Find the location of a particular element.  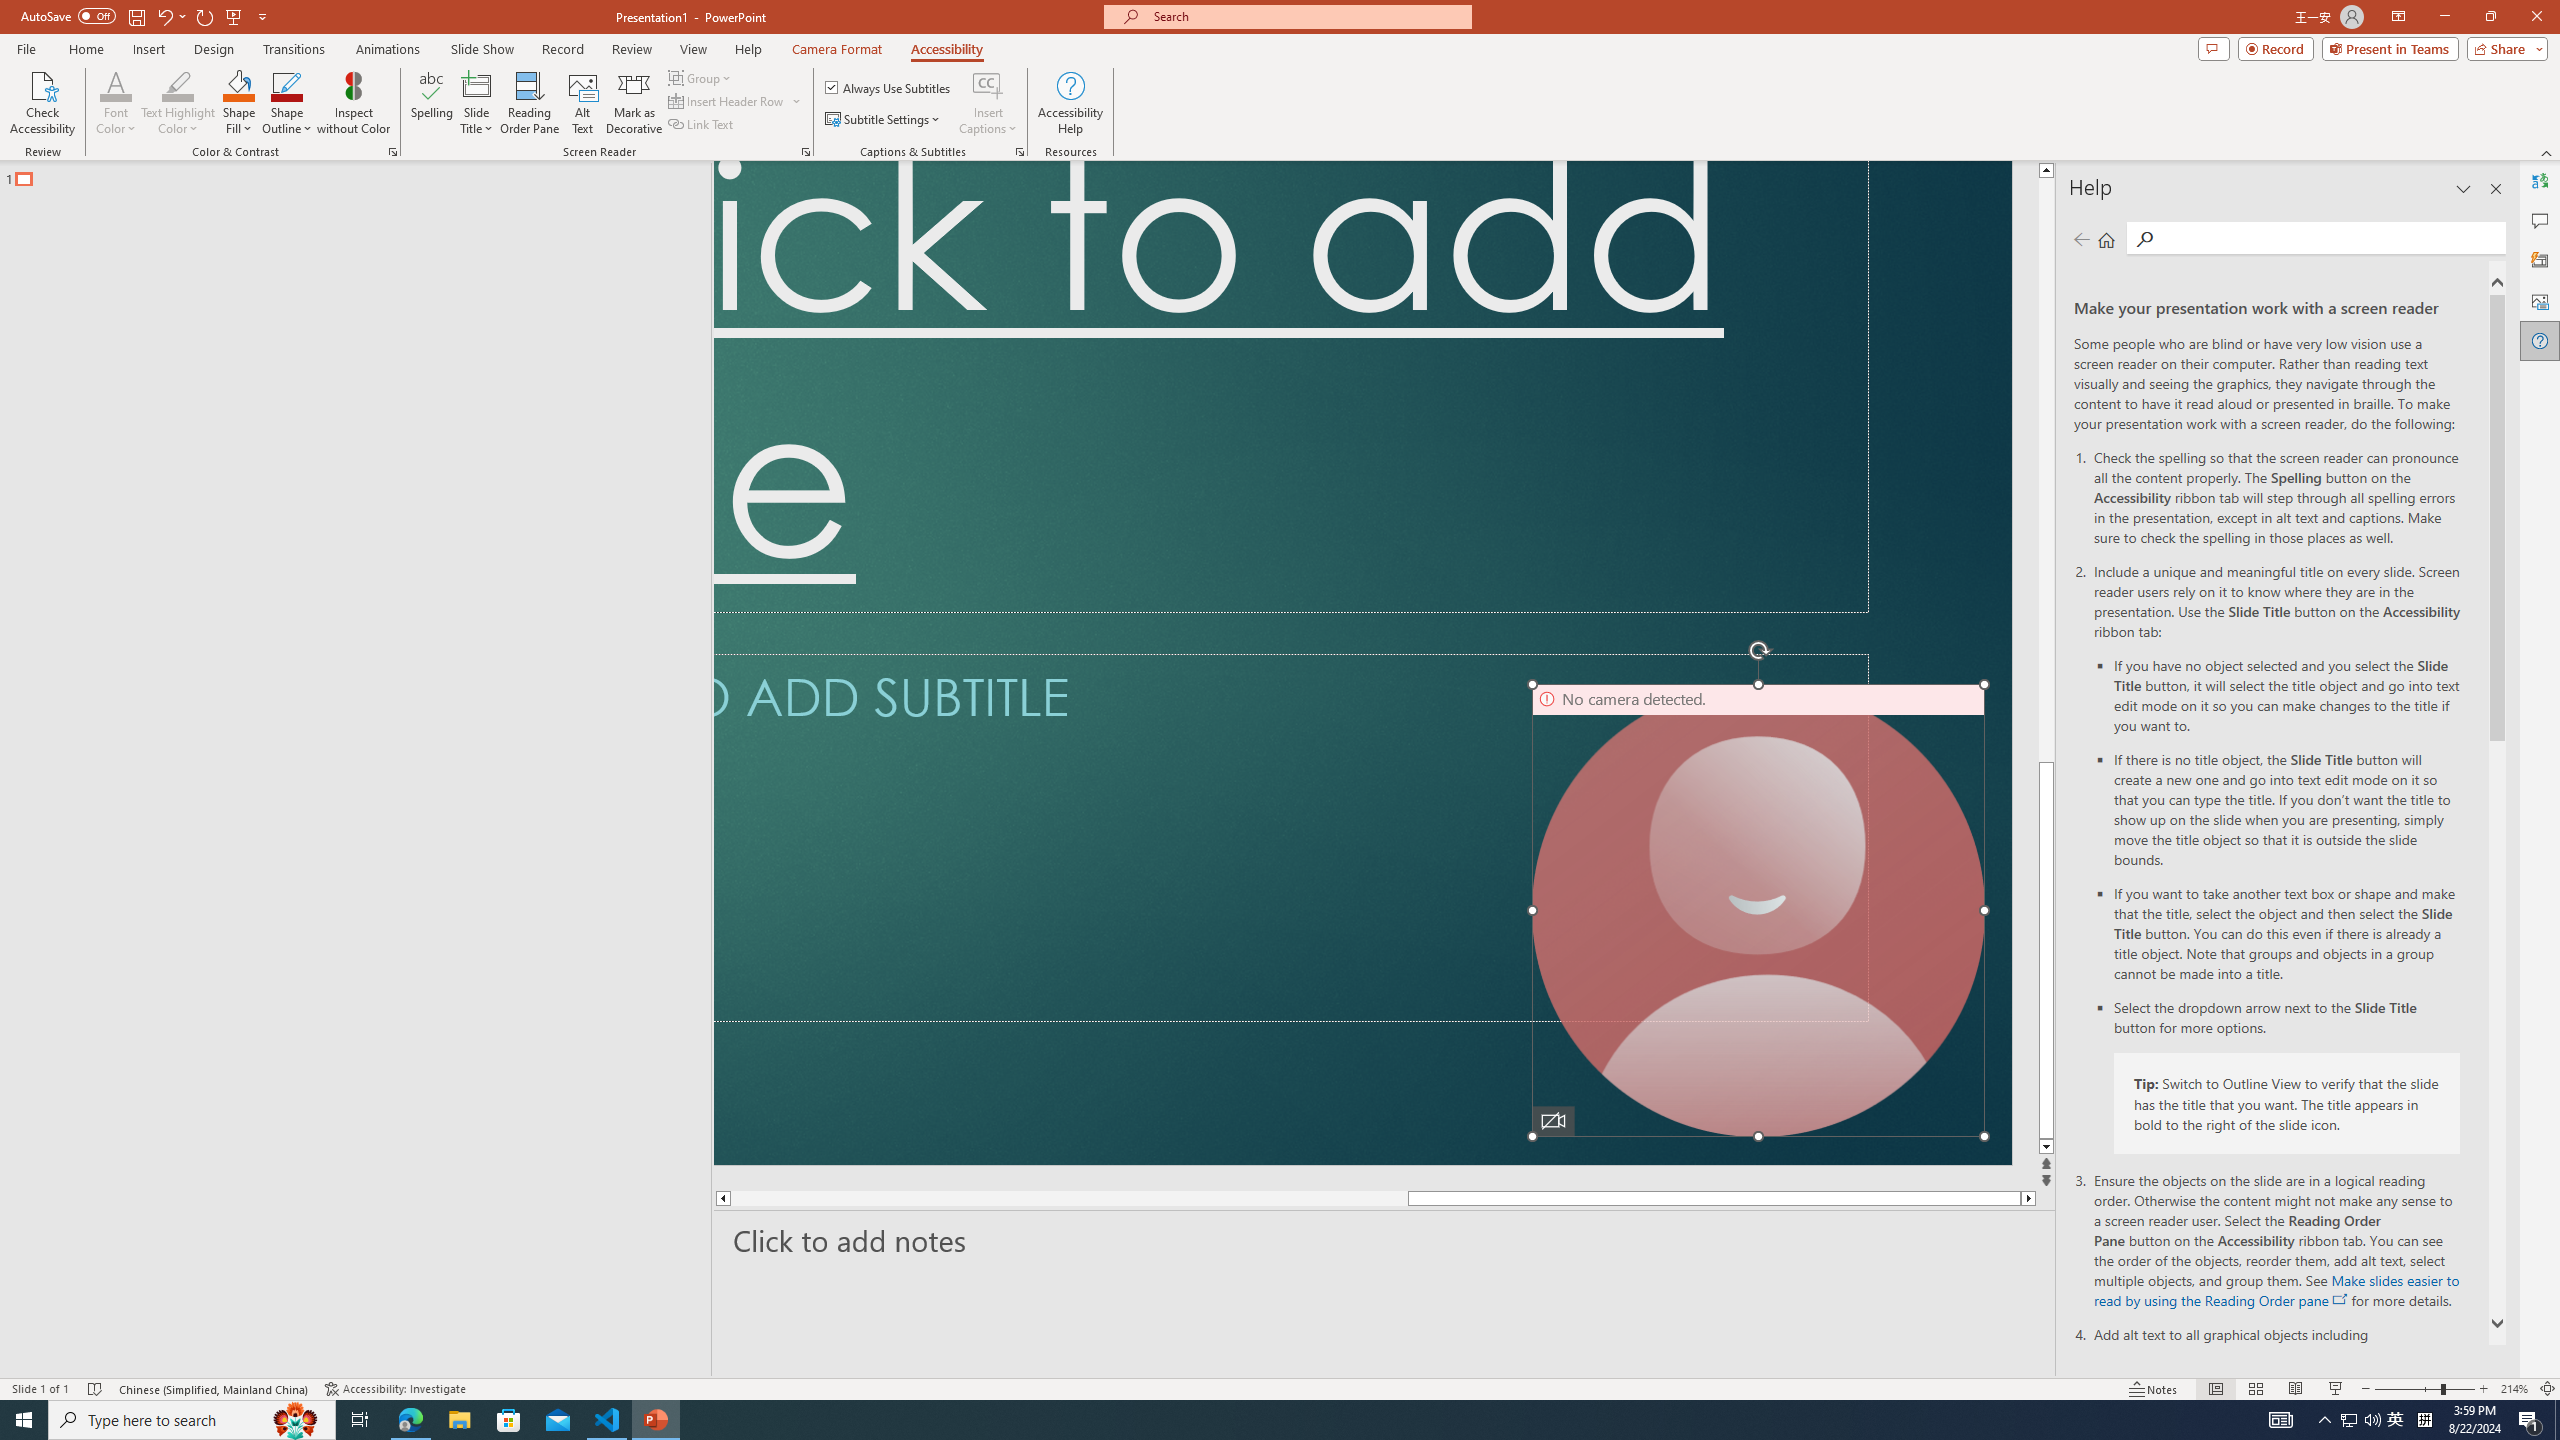

'Shape Outline Blue, Accent 1' is located at coordinates (288, 84).